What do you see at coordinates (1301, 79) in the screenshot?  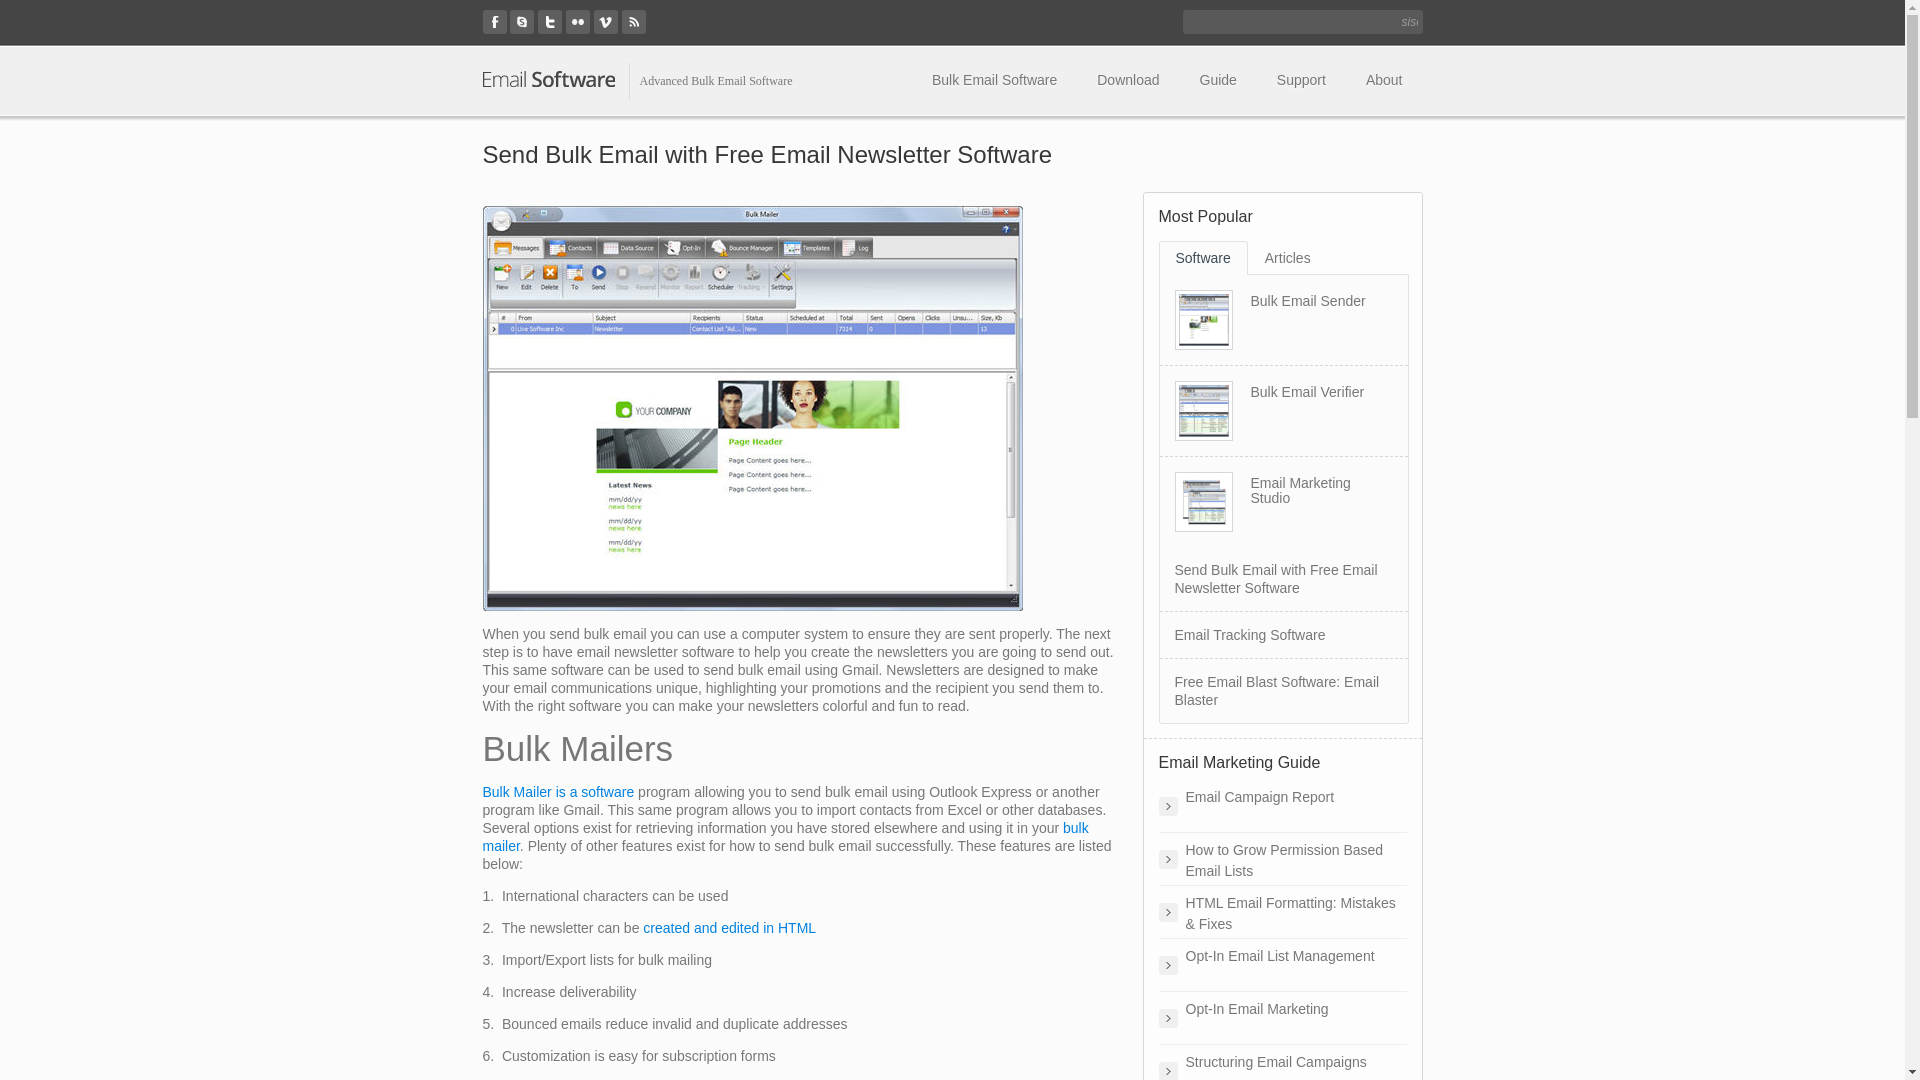 I see `'Support'` at bounding box center [1301, 79].